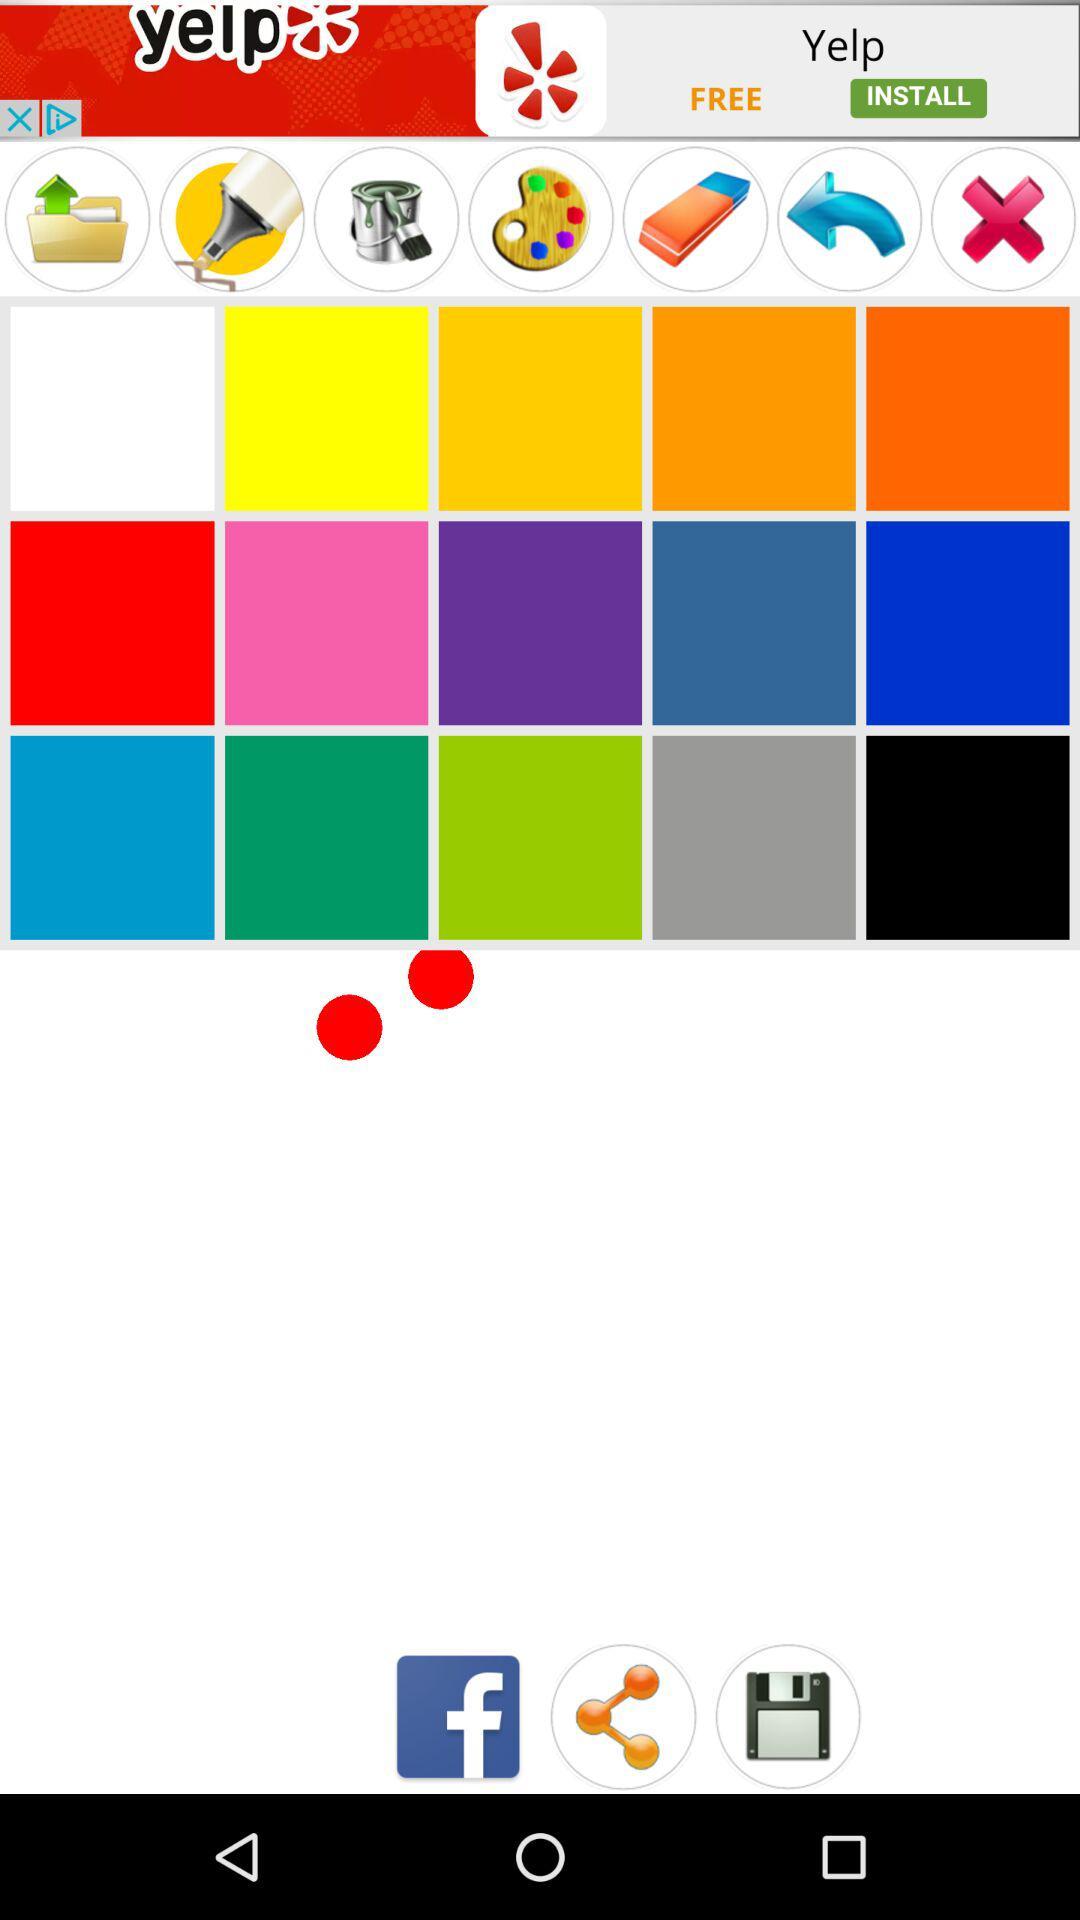 This screenshot has width=1080, height=1920. I want to click on color, so click(325, 837).